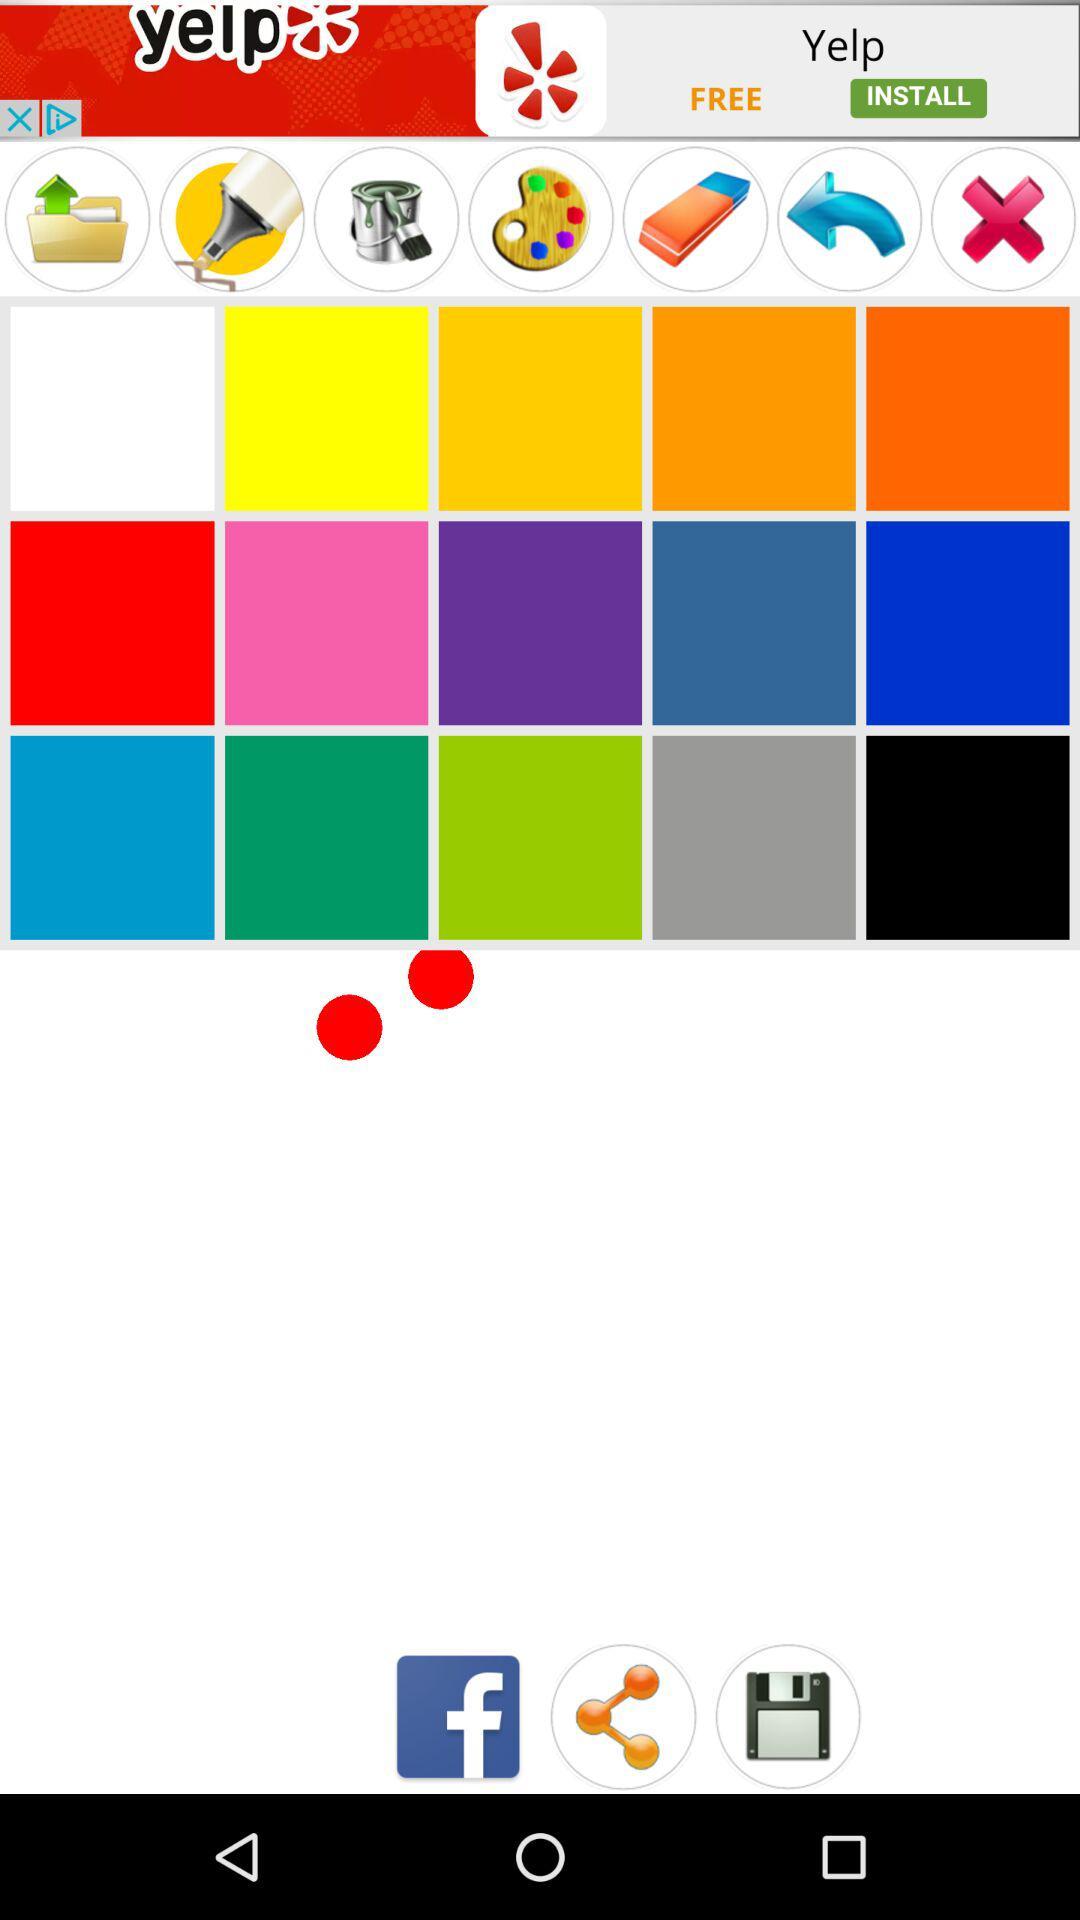 This screenshot has width=1080, height=1920. I want to click on color, so click(325, 837).